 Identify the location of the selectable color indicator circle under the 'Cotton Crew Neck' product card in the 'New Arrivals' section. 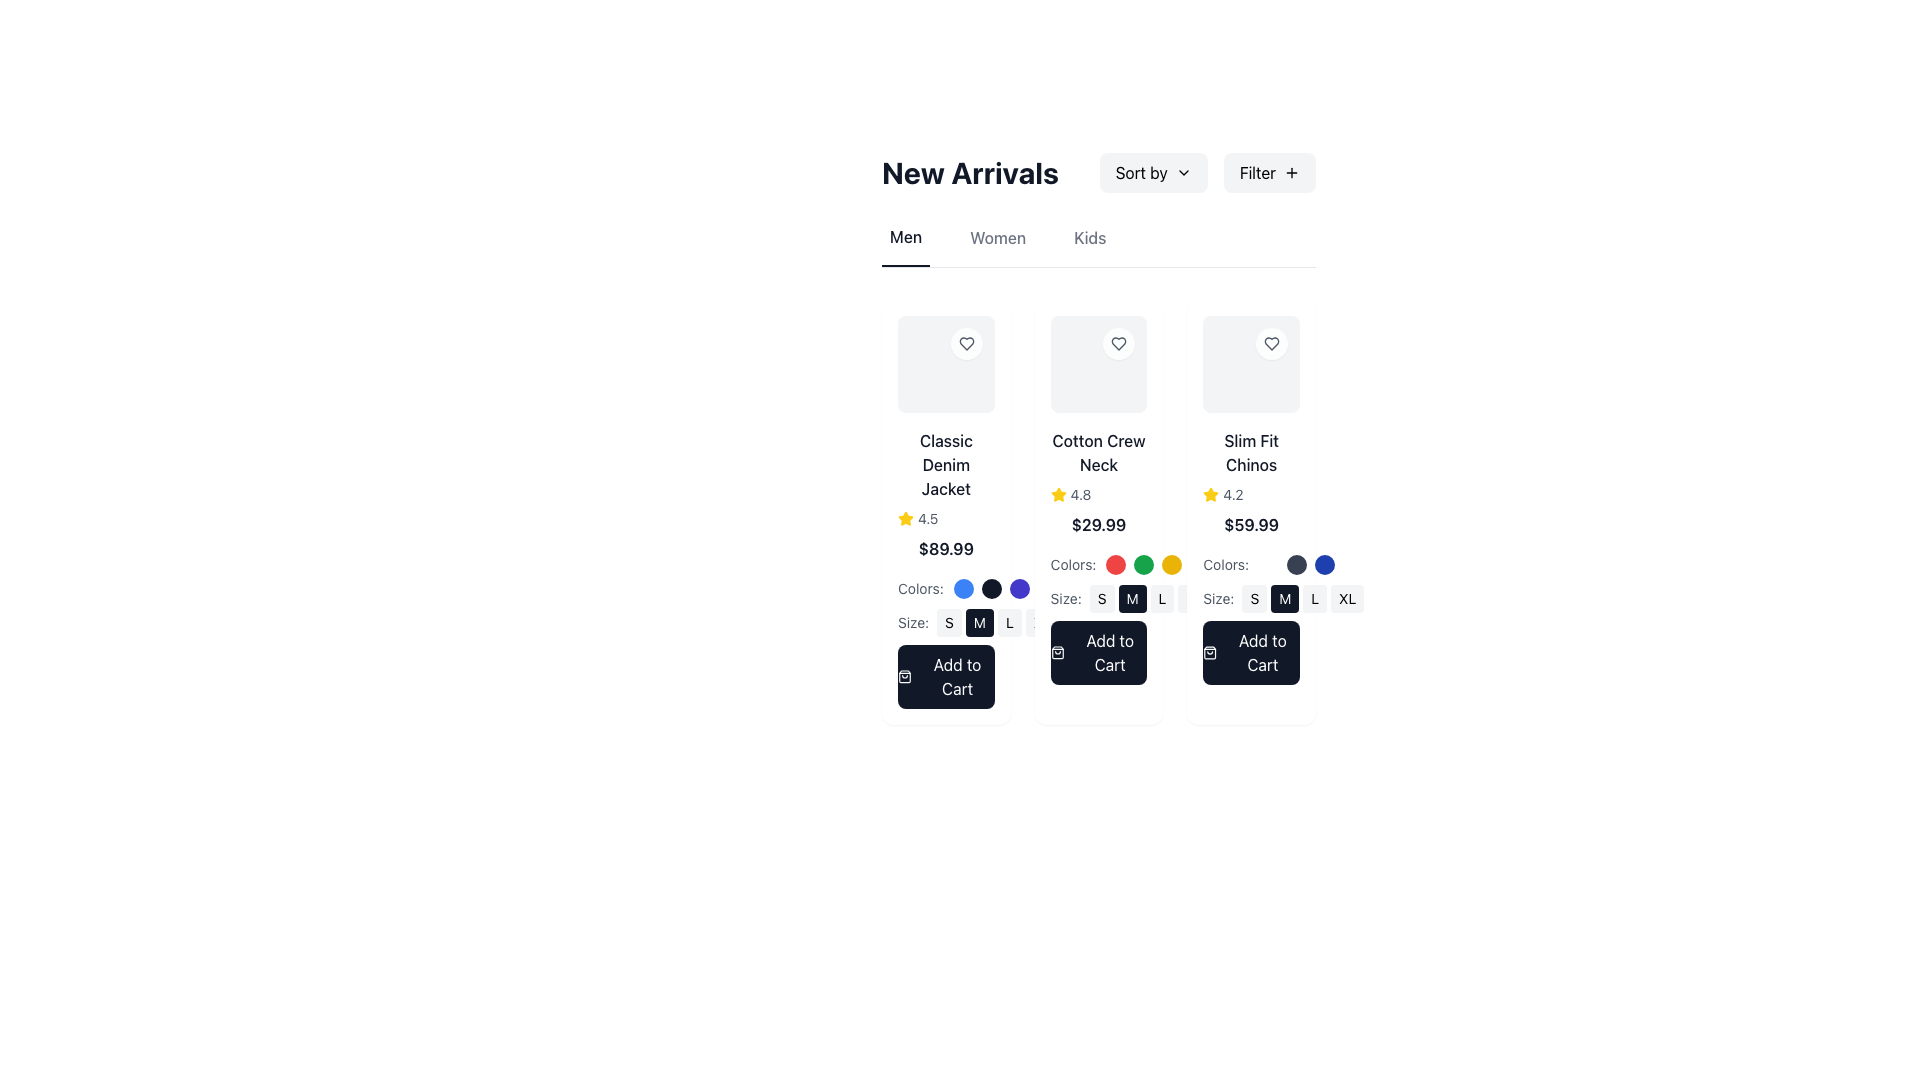
(1144, 564).